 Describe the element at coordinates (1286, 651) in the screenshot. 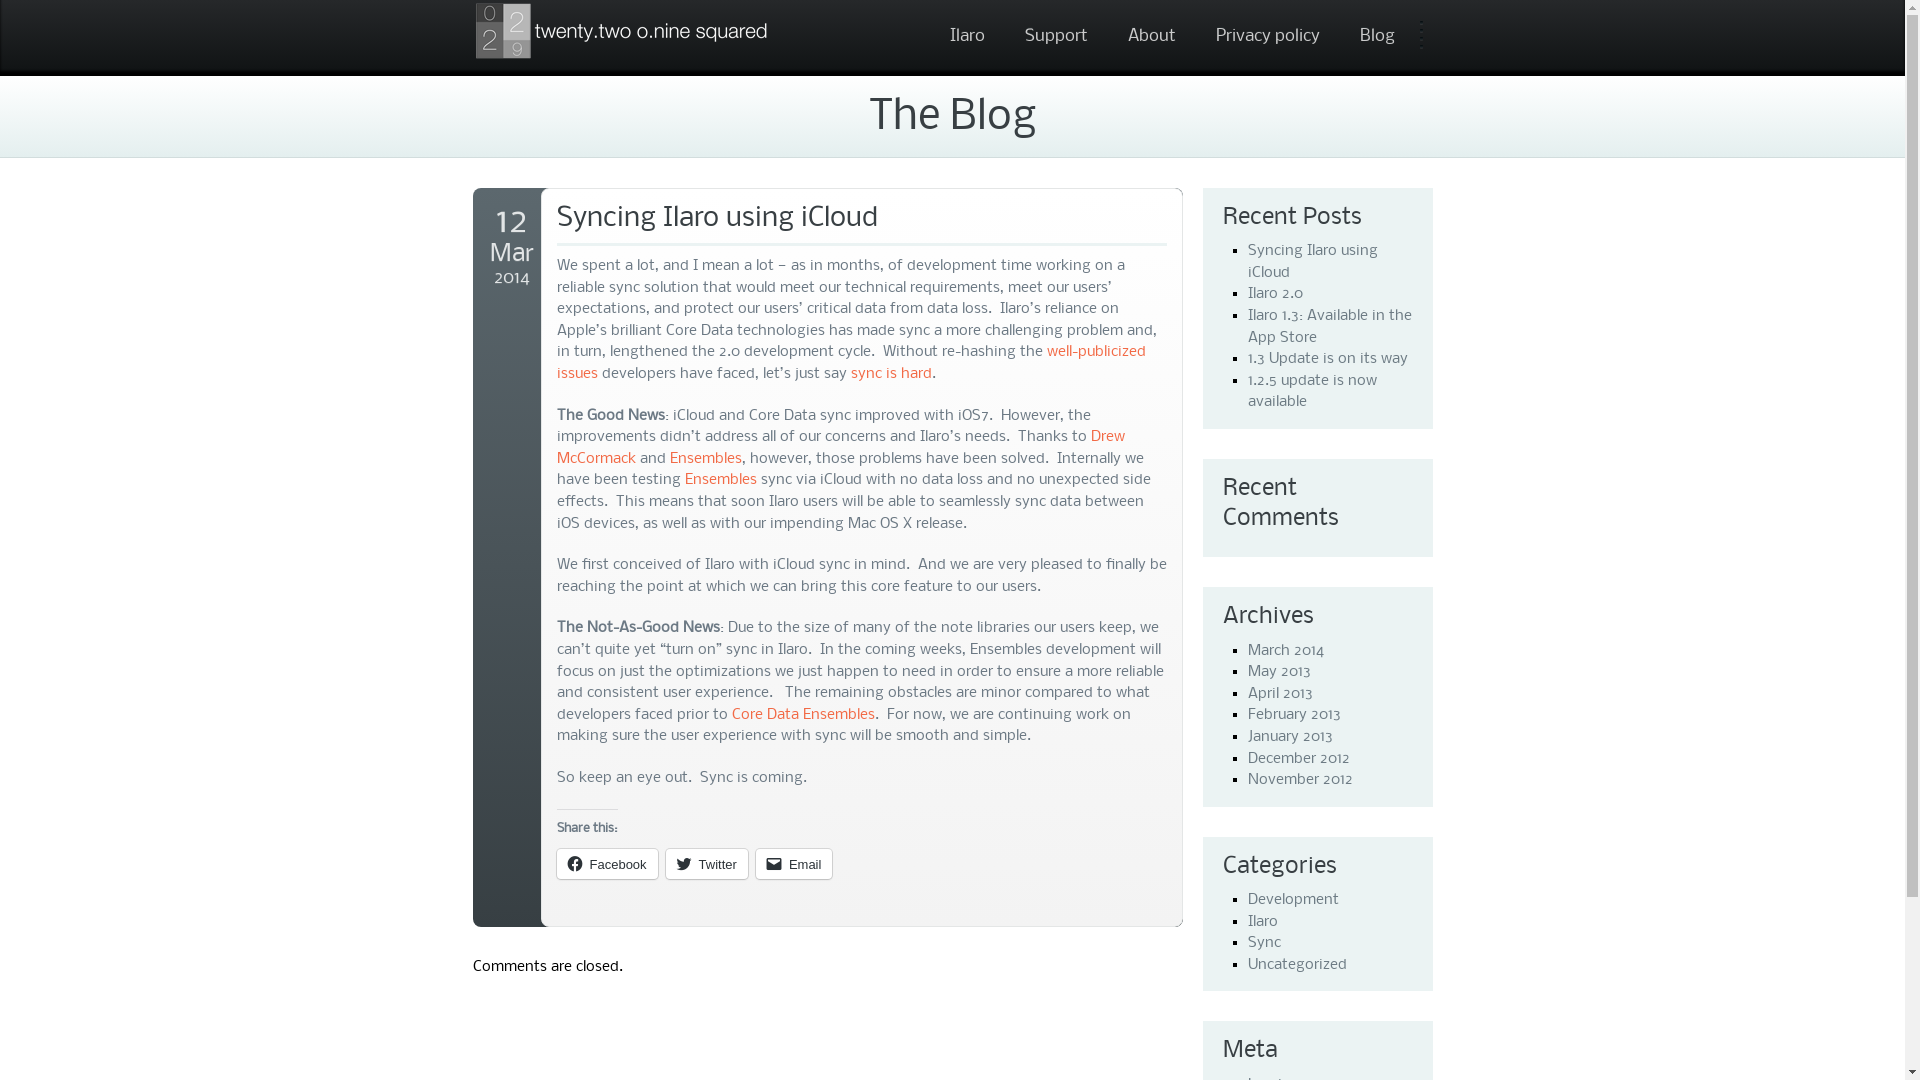

I see `'March 2014'` at that location.